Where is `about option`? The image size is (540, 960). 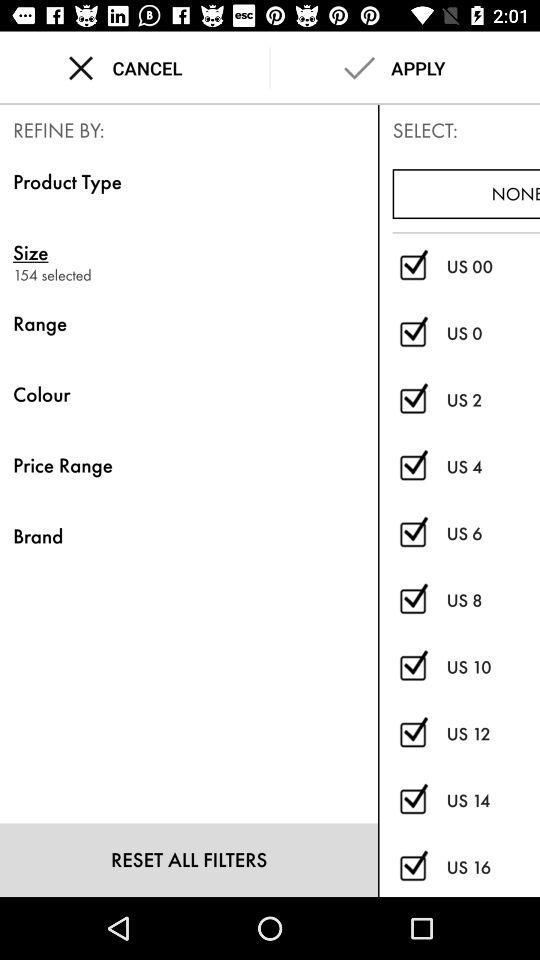 about option is located at coordinates (412, 600).